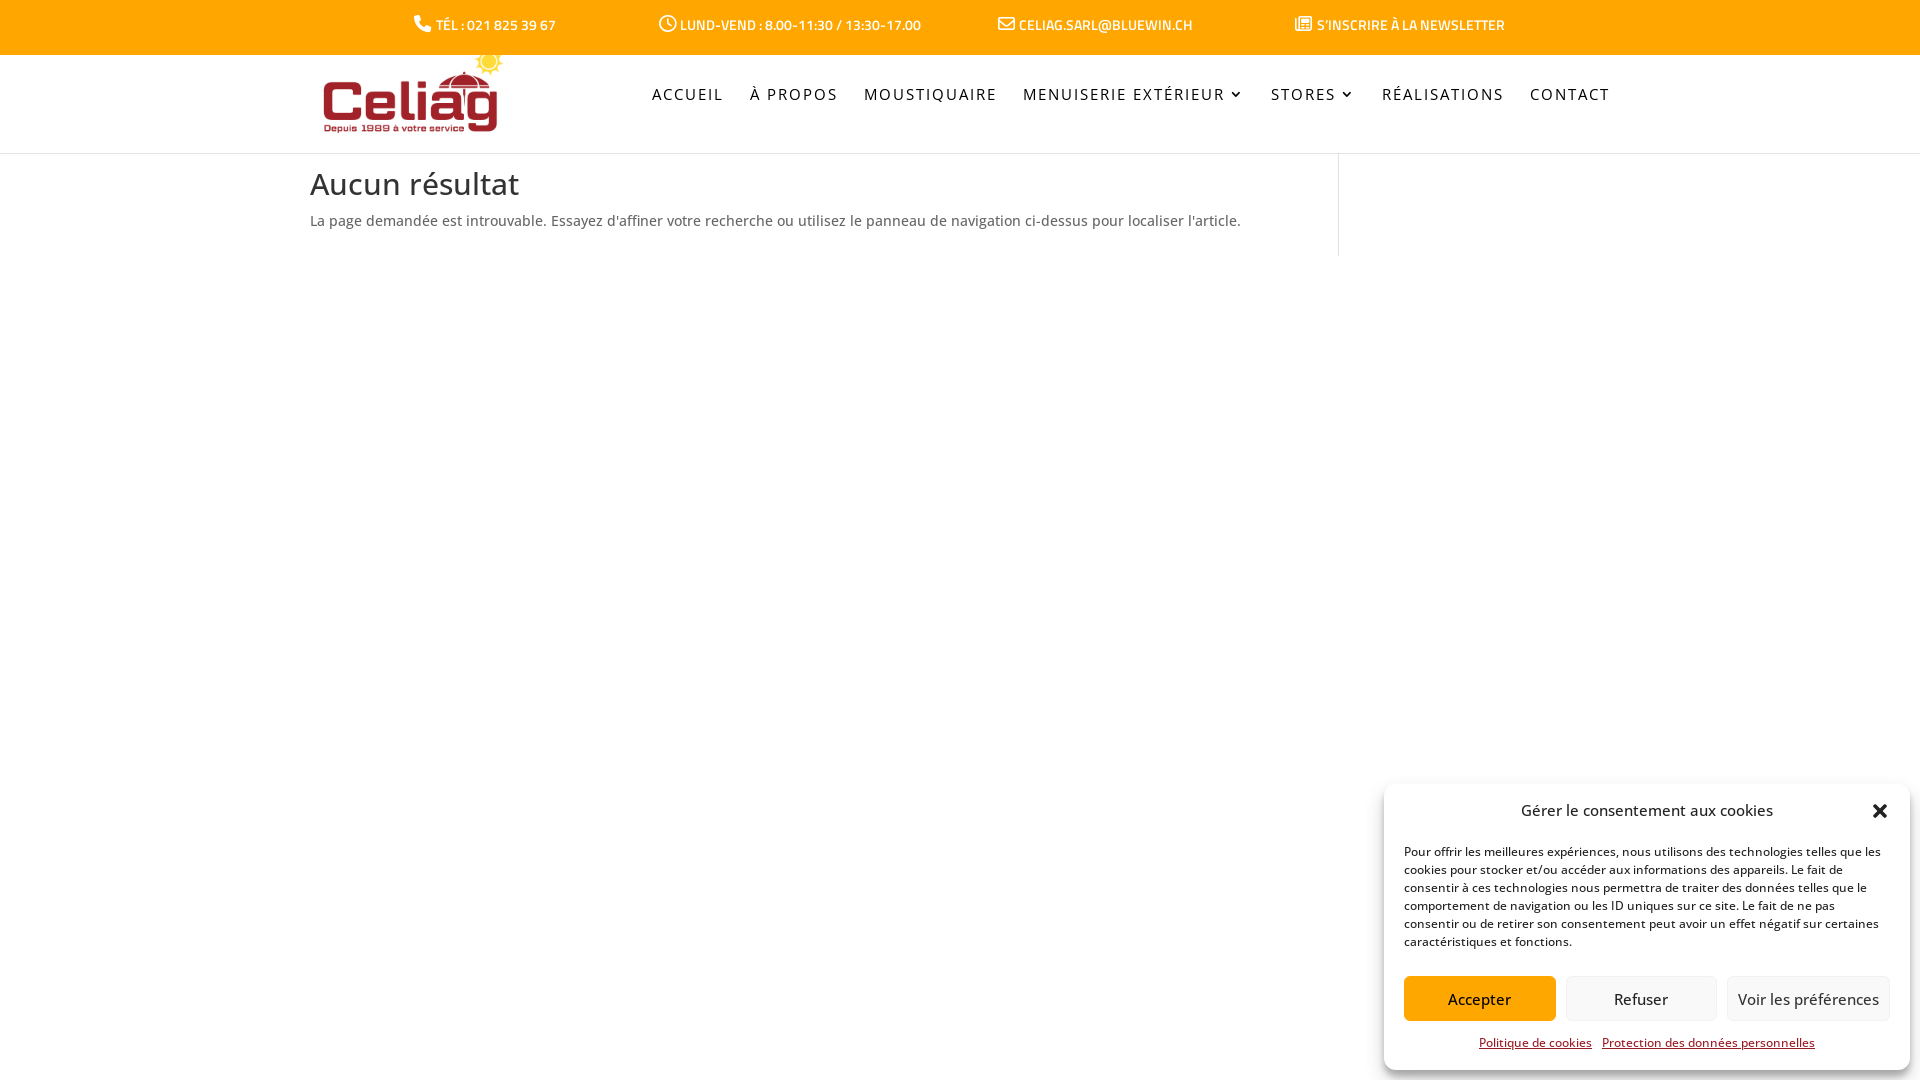 The image size is (1920, 1080). Describe the element at coordinates (1478, 1041) in the screenshot. I see `'Politique de cookies'` at that location.